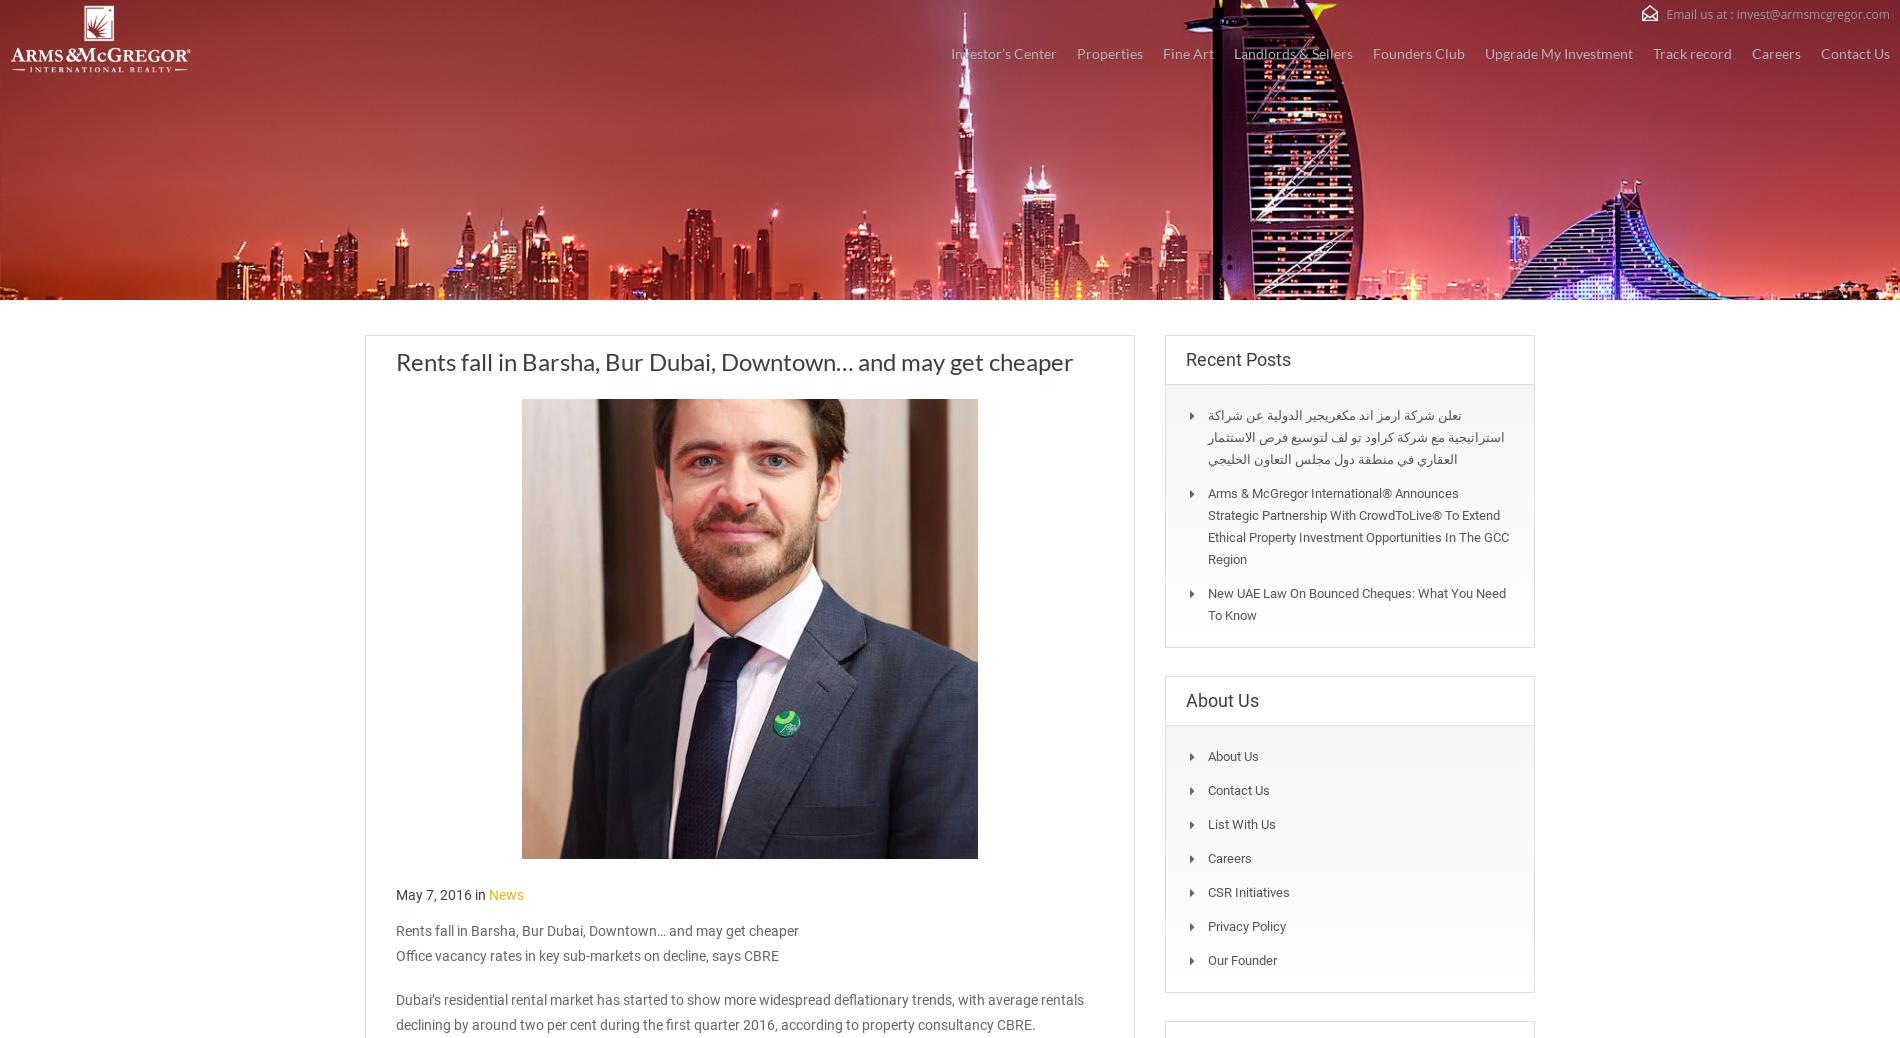 The width and height of the screenshot is (1900, 1038). I want to click on 'Arms & McGregor International® Announces Strategic Partnership with CrowdToLive® to Extend Ethical Property Investment Opportunities in the GCC Region', so click(1357, 525).